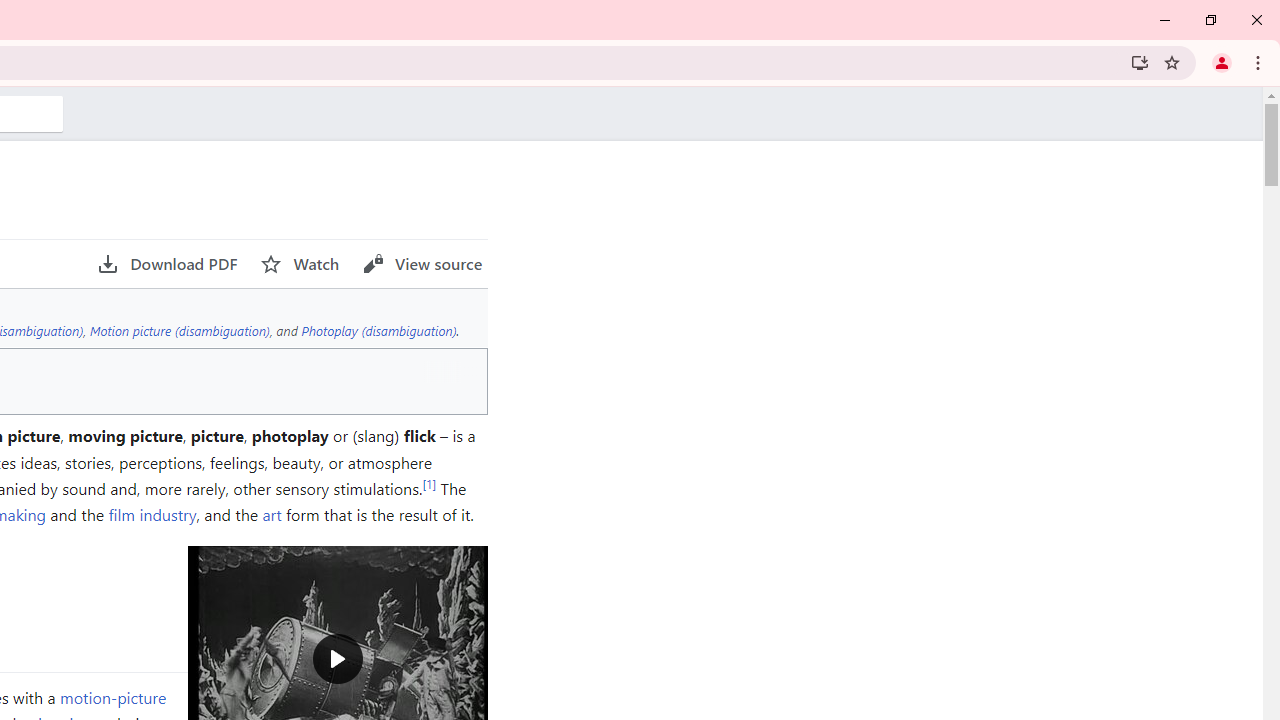 The image size is (1280, 720). Describe the element at coordinates (299, 263) in the screenshot. I see `'Watch'` at that location.